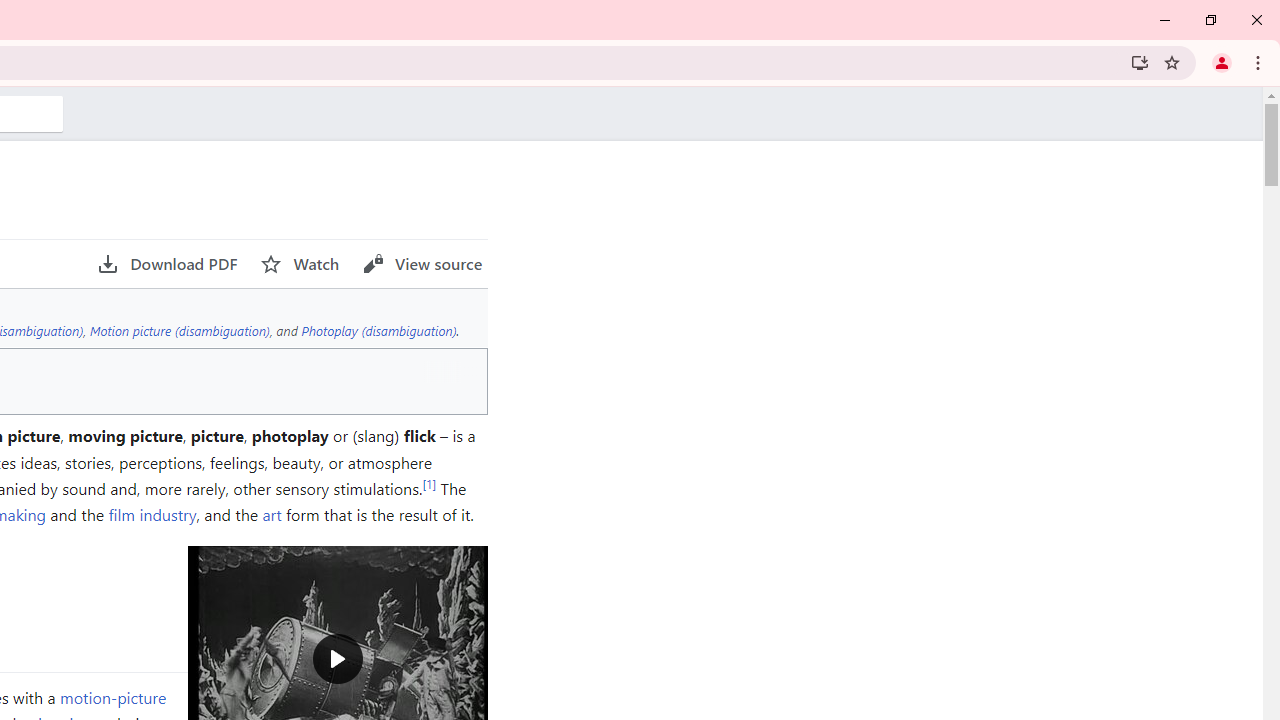 The image size is (1280, 720). Describe the element at coordinates (299, 263) in the screenshot. I see `'Watch'` at that location.